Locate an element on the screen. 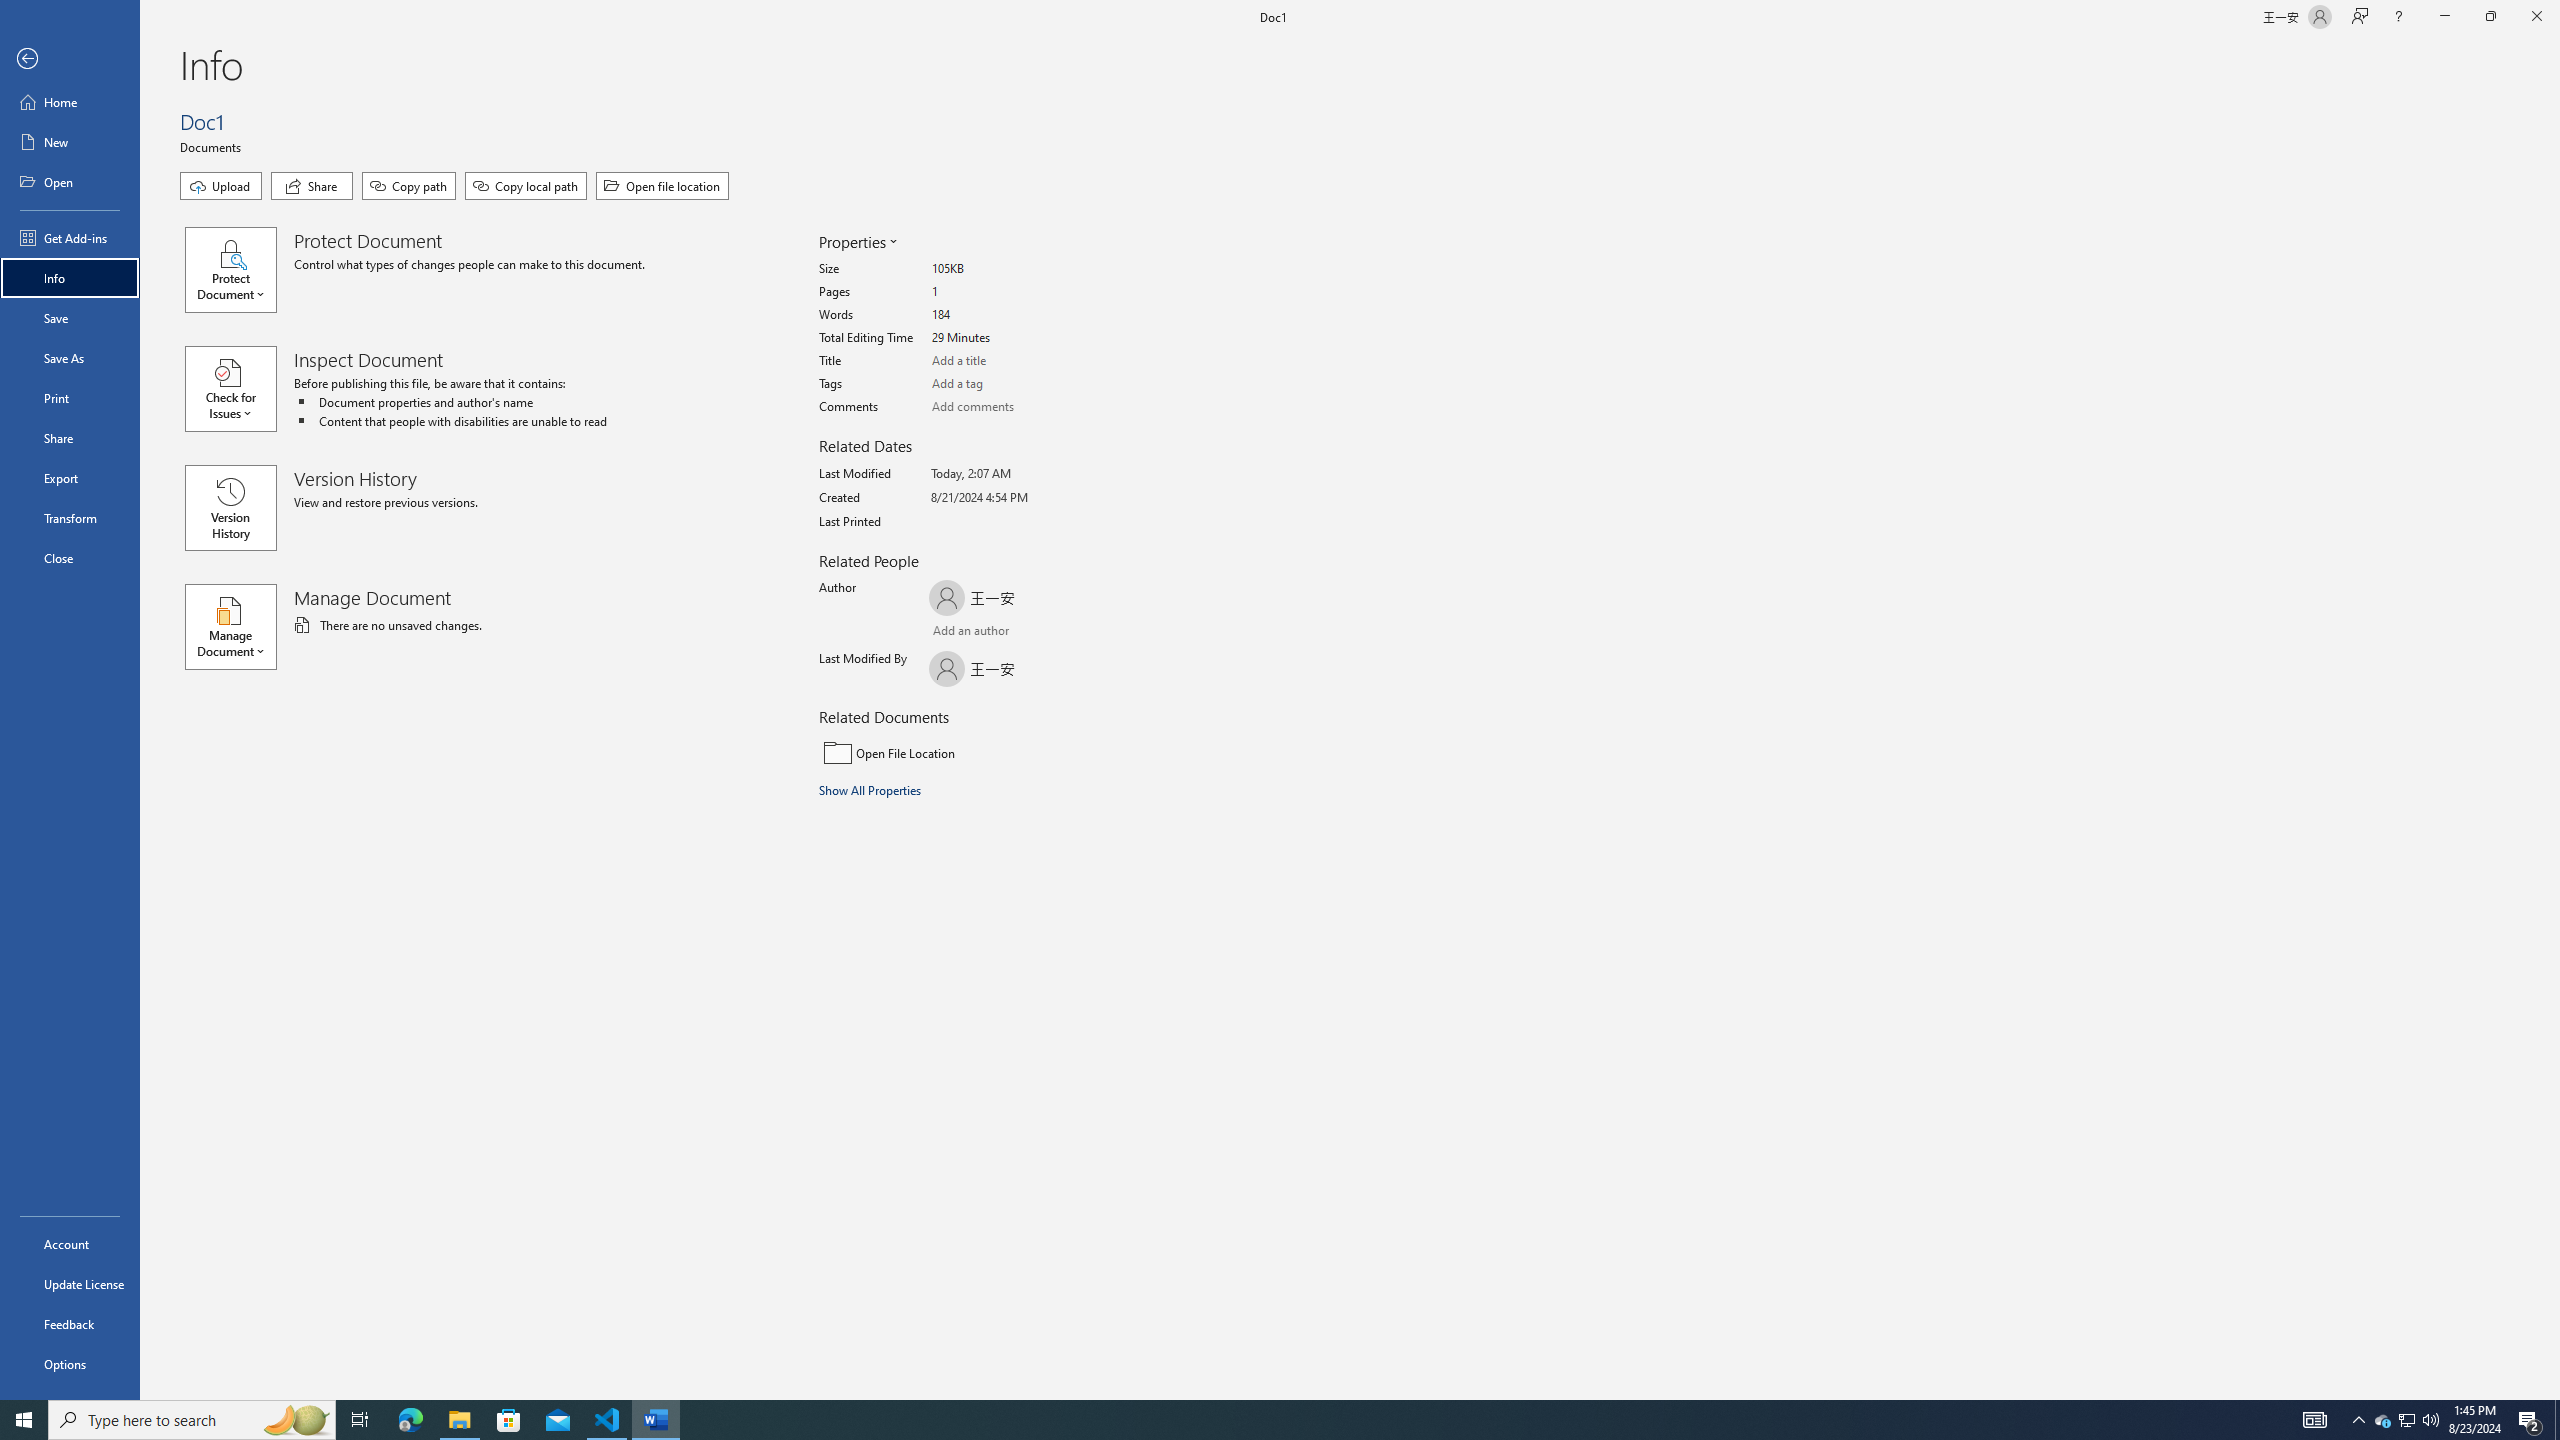  'Add an author' is located at coordinates (949, 632).